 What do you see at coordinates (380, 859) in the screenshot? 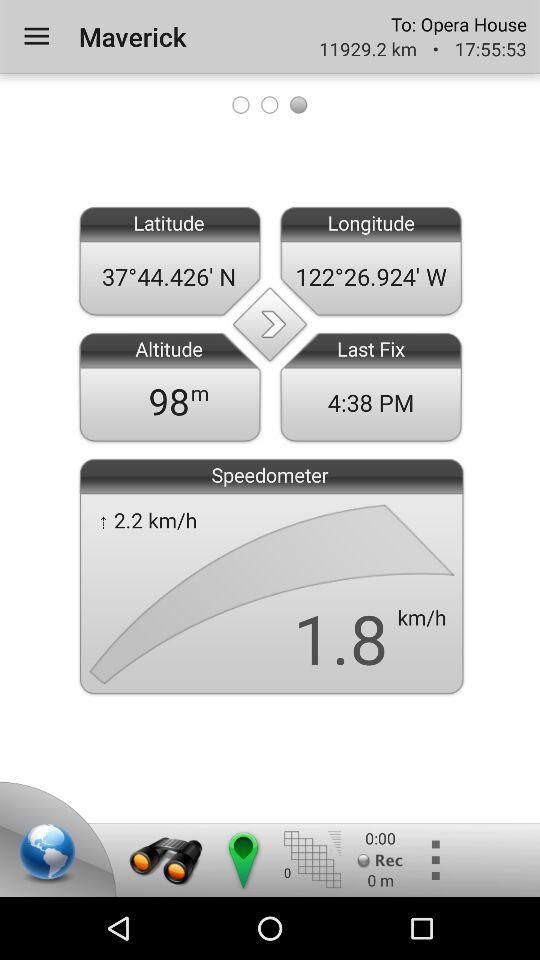
I see `record the time` at bounding box center [380, 859].